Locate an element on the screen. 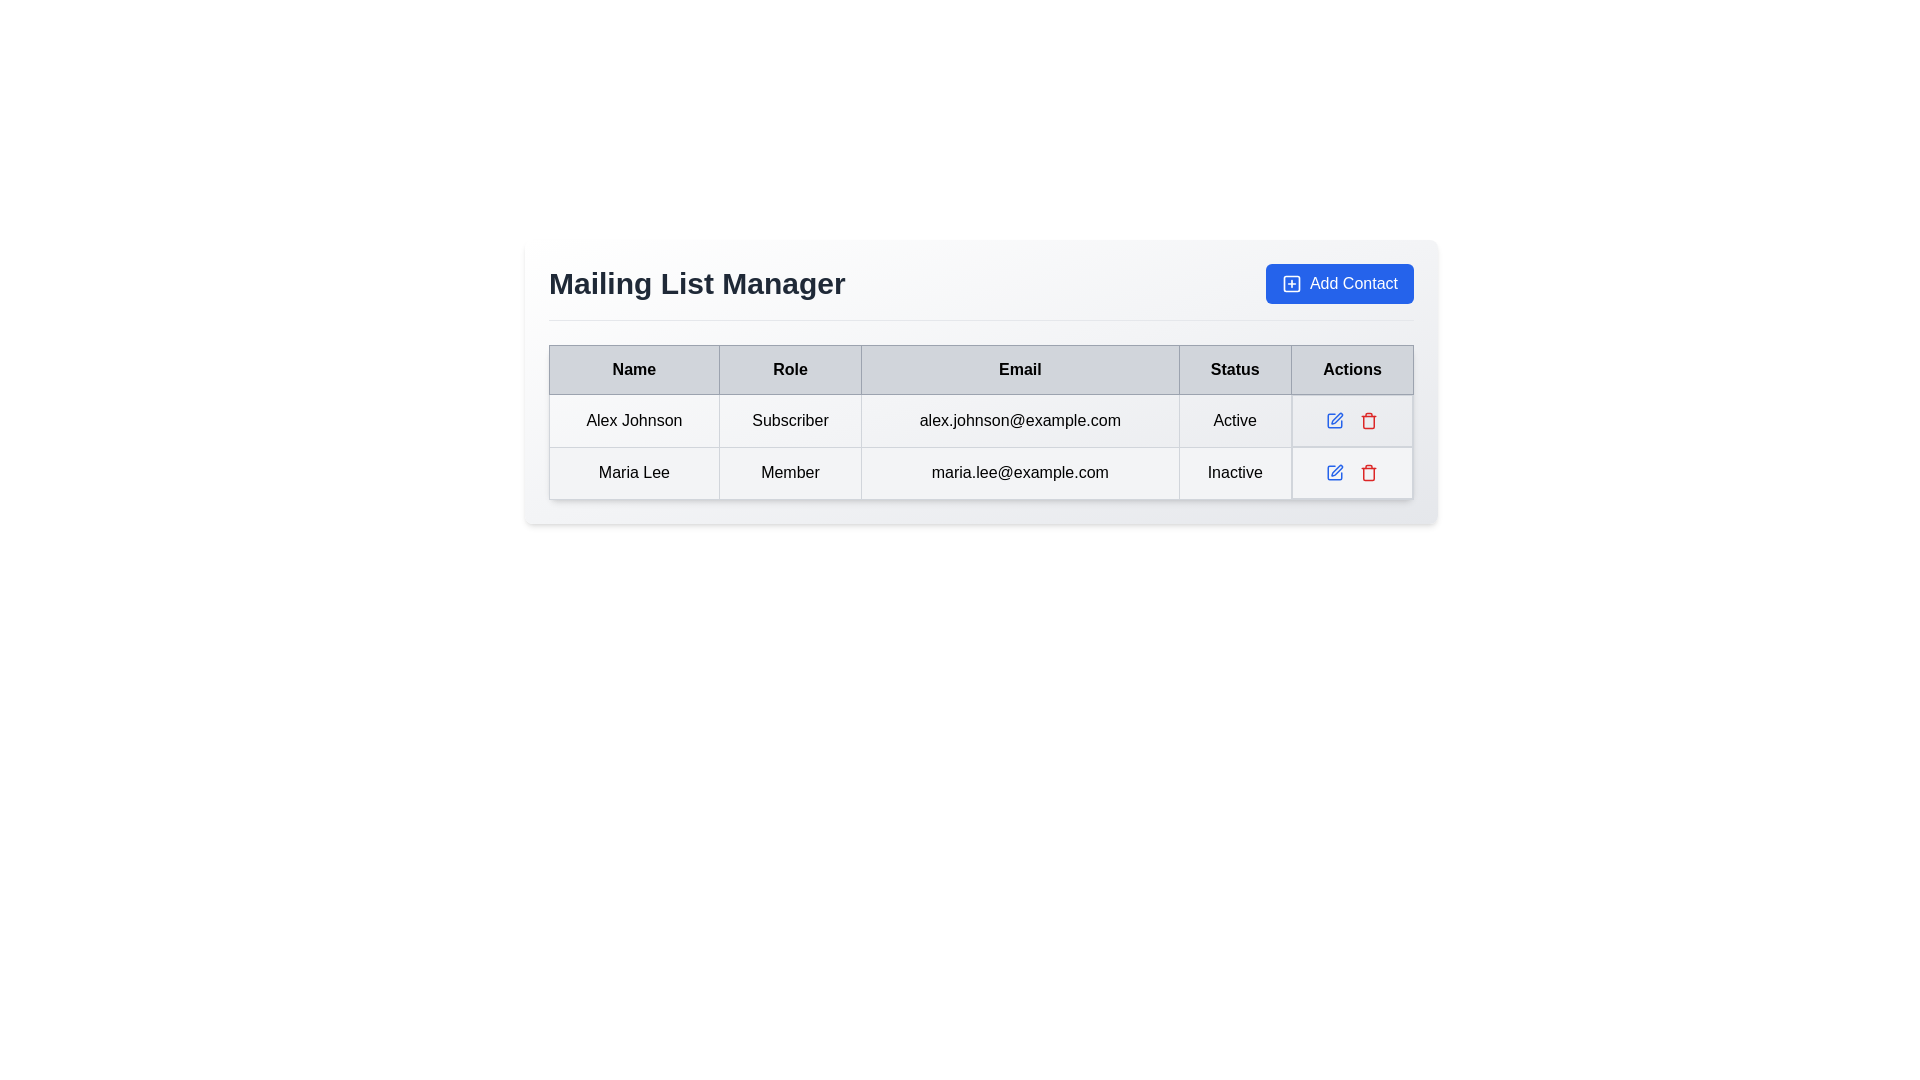 This screenshot has height=1080, width=1920. the non-interactive status text cell for user Alex Johnson located in the 'Status' column of the data table in the first row is located at coordinates (1234, 419).